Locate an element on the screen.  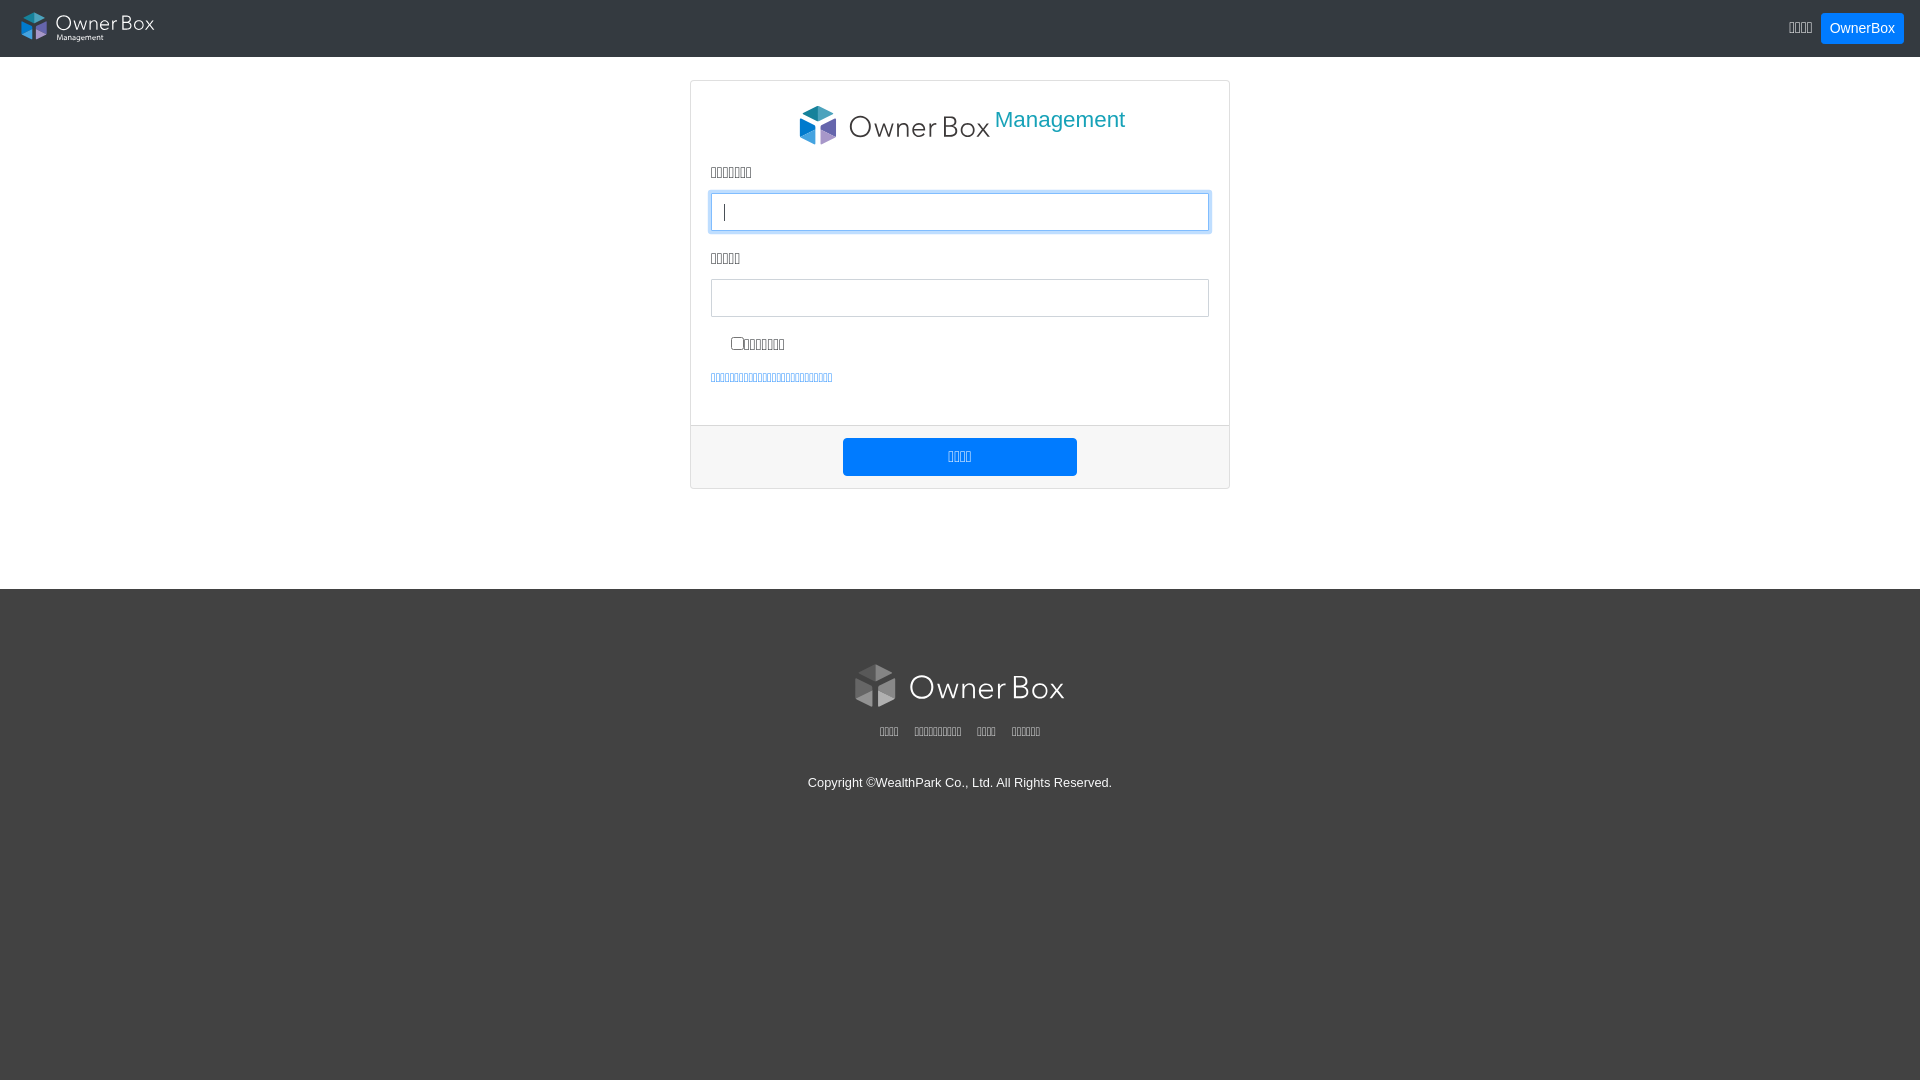
'OwnerBox' is located at coordinates (1861, 28).